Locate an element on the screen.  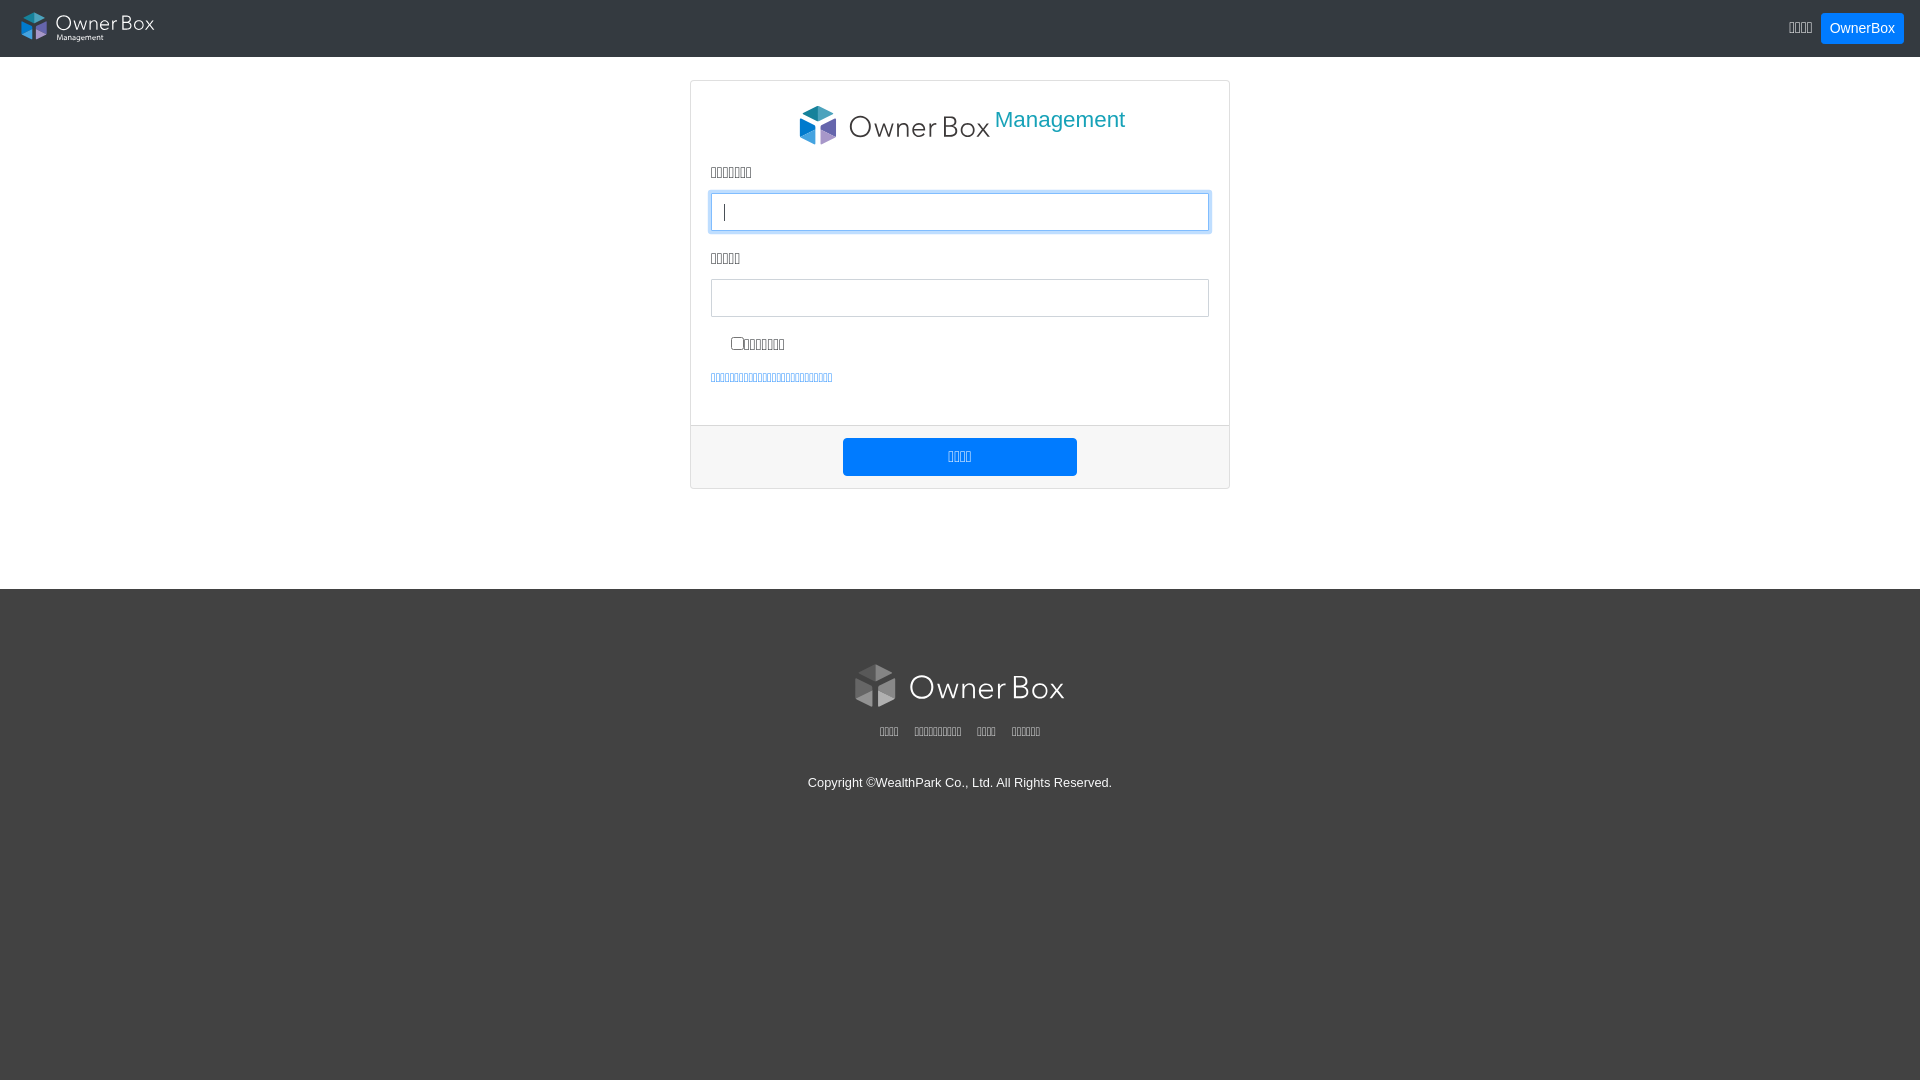
'OwnerBox' is located at coordinates (1861, 28).